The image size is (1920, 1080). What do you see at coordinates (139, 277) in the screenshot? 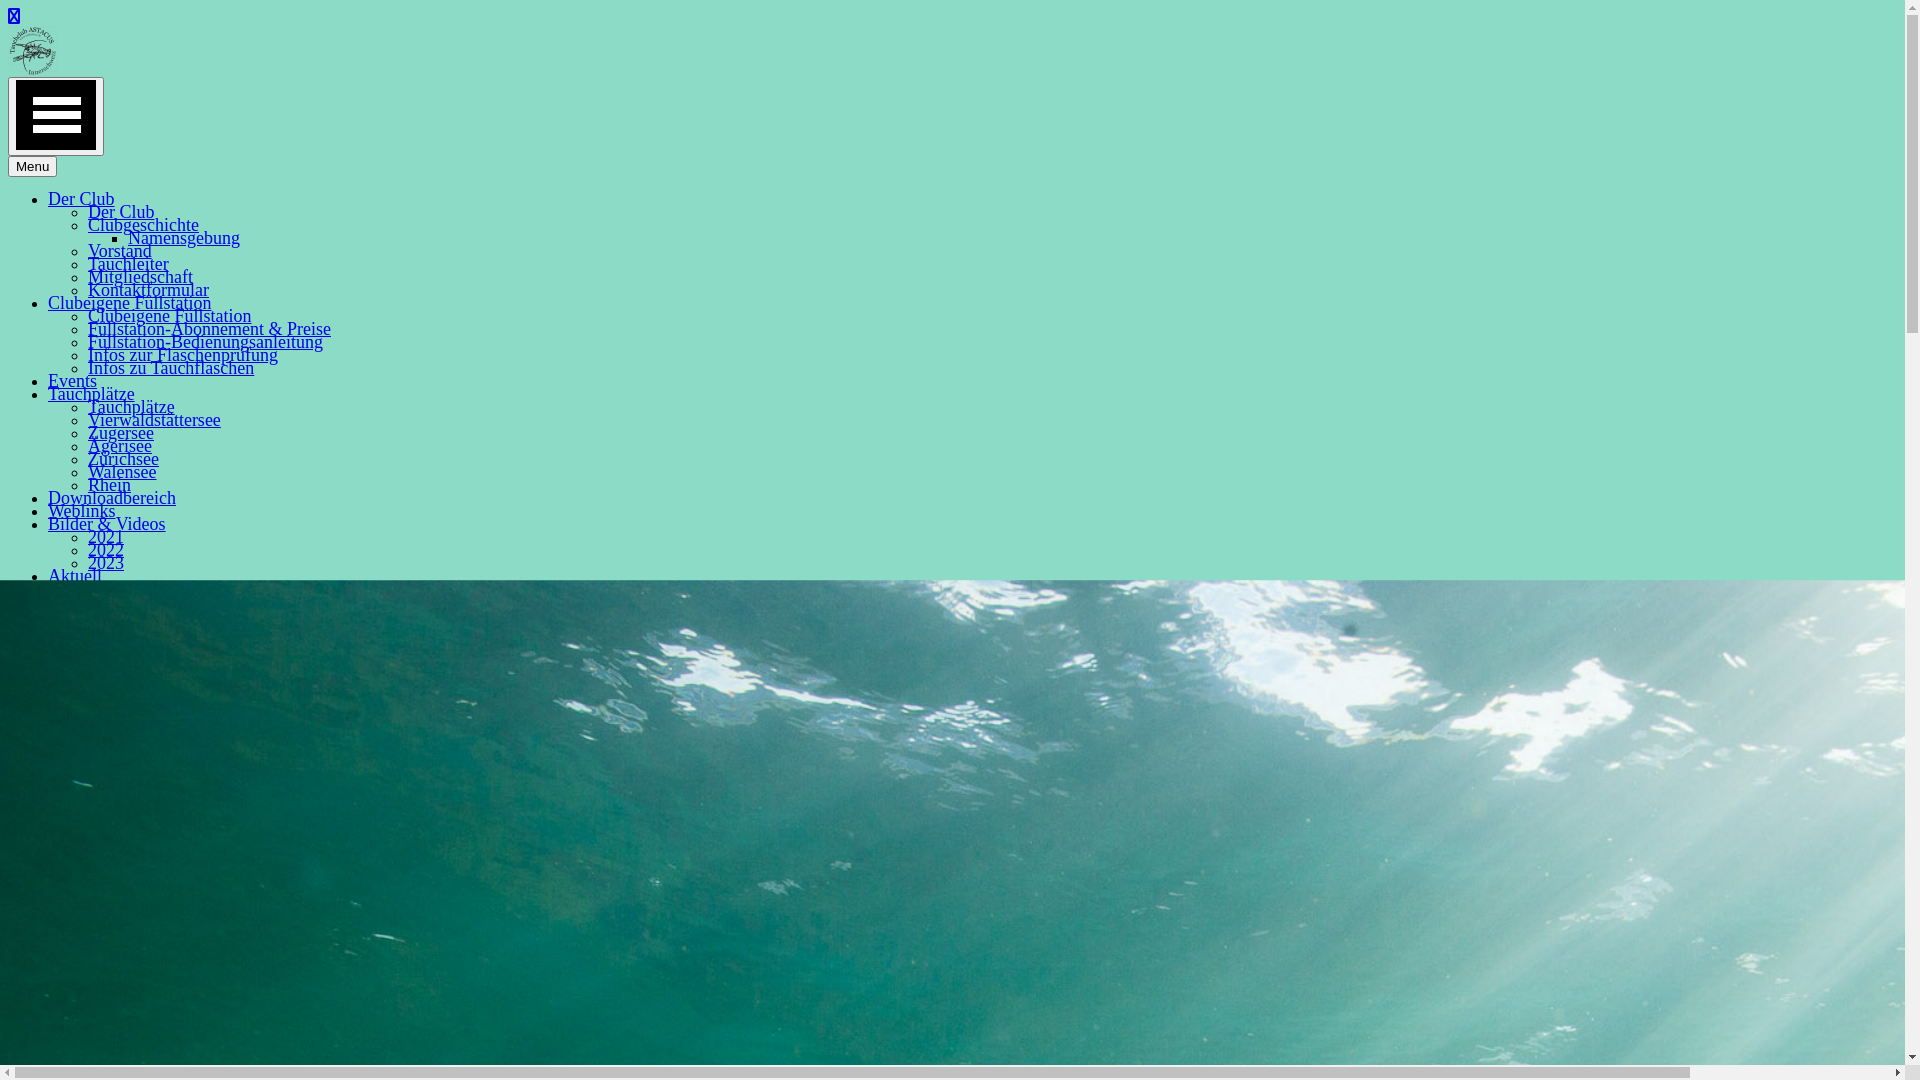
I see `'Mitgliedschaft'` at bounding box center [139, 277].